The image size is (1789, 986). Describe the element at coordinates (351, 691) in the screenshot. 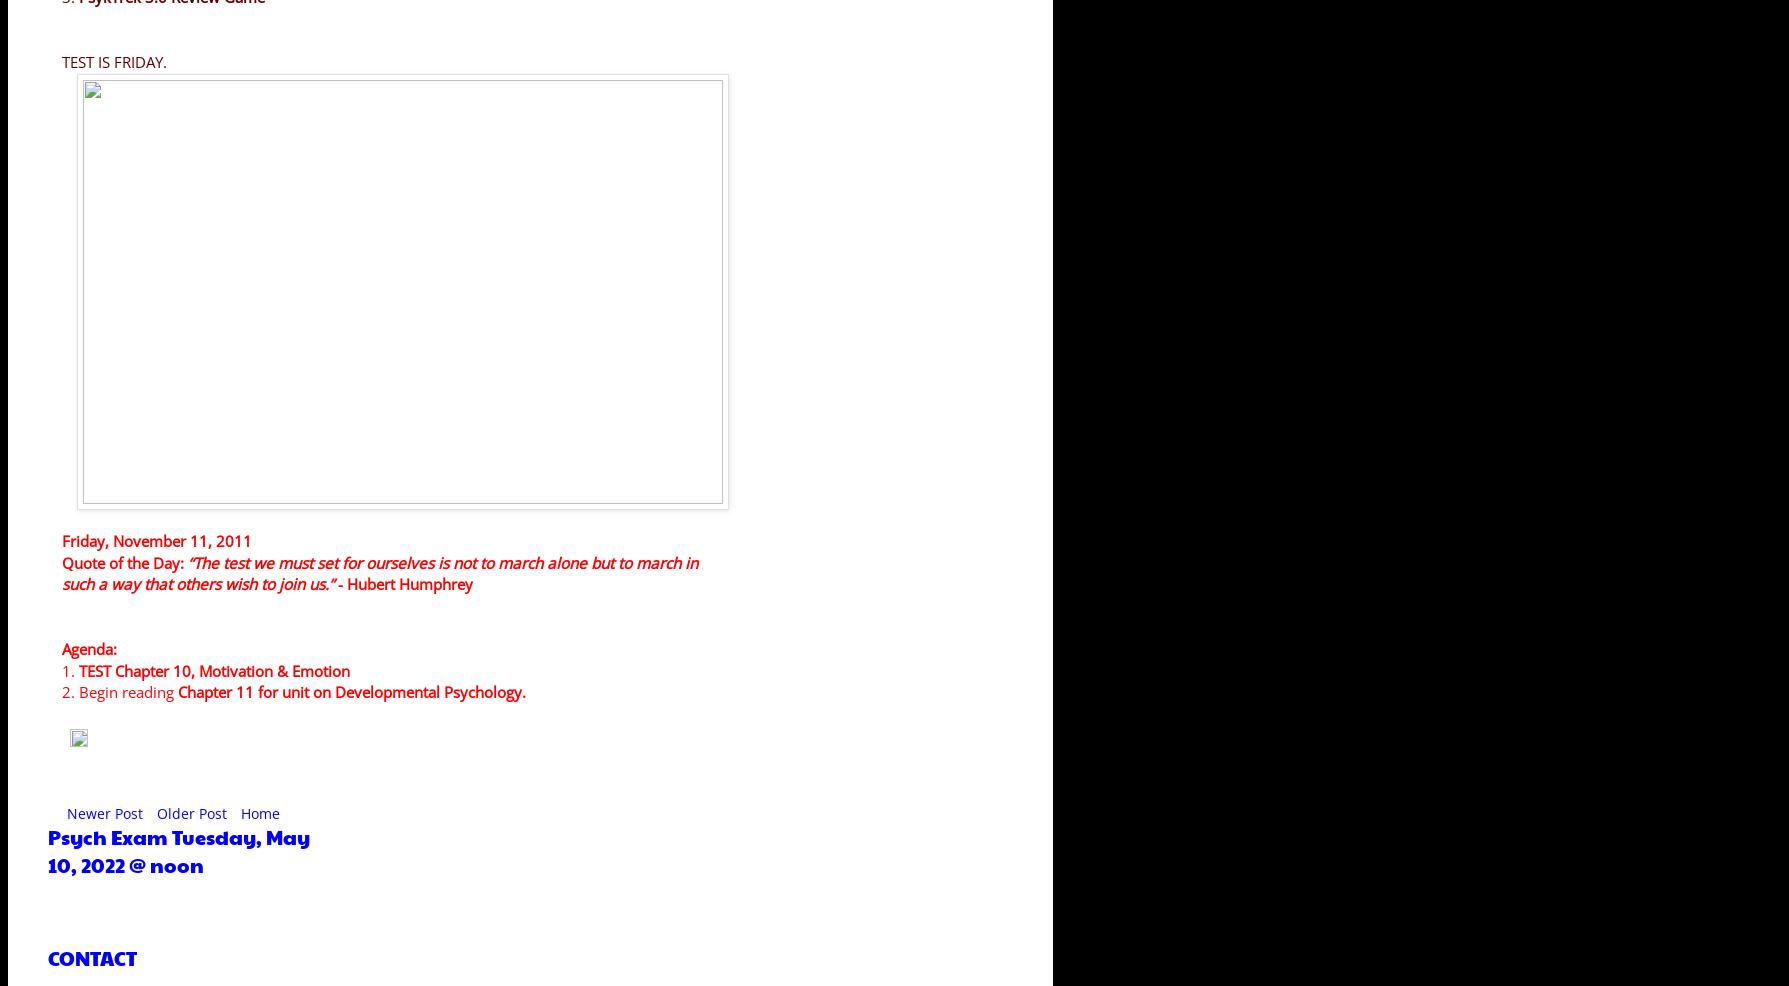

I see `'Chapter 11 for unit on Developmental Psychology.'` at that location.